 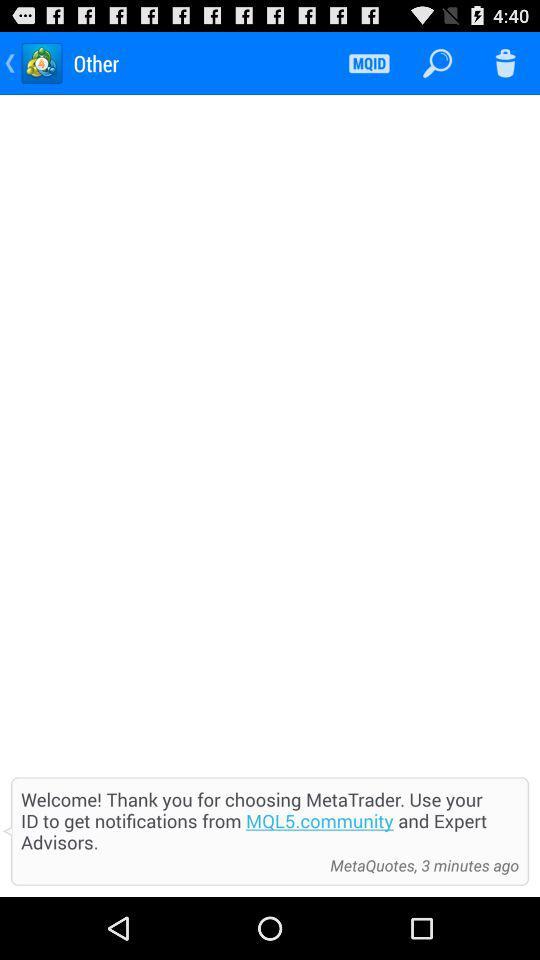 What do you see at coordinates (418, 864) in the screenshot?
I see `icon below the welcome thank you icon` at bounding box center [418, 864].